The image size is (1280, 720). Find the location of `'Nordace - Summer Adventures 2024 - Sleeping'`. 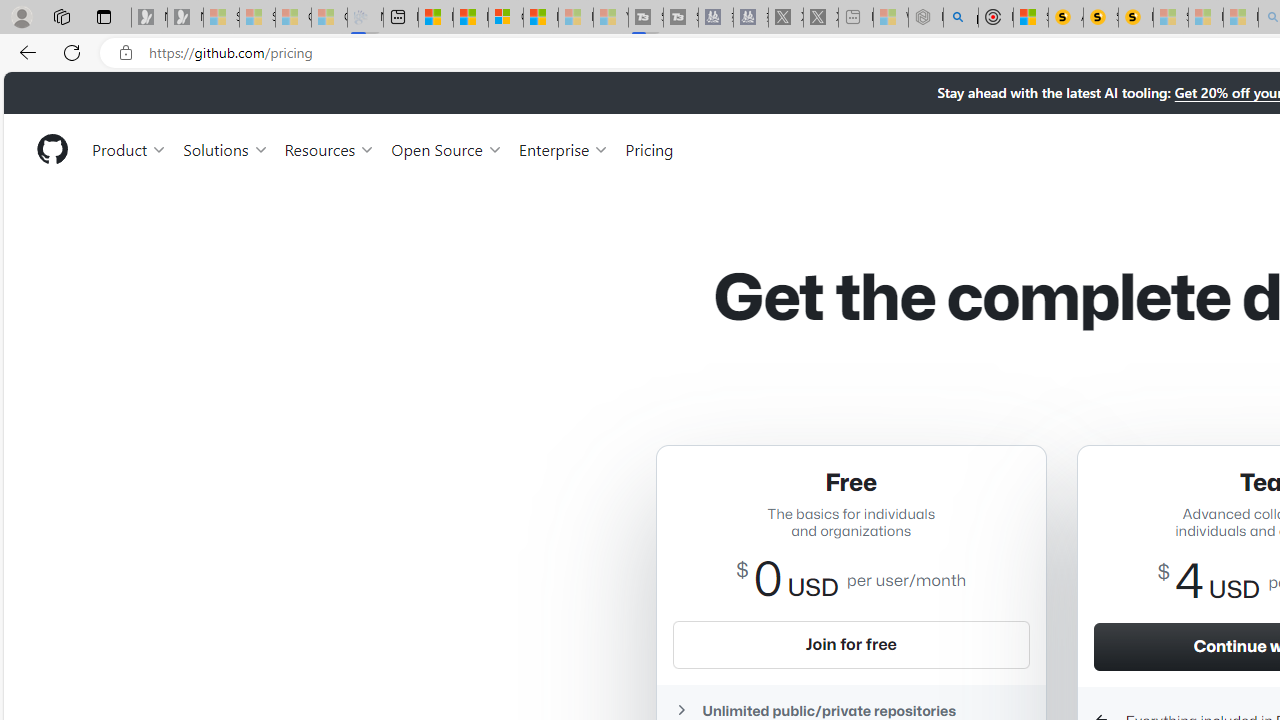

'Nordace - Summer Adventures 2024 - Sleeping' is located at coordinates (925, 17).